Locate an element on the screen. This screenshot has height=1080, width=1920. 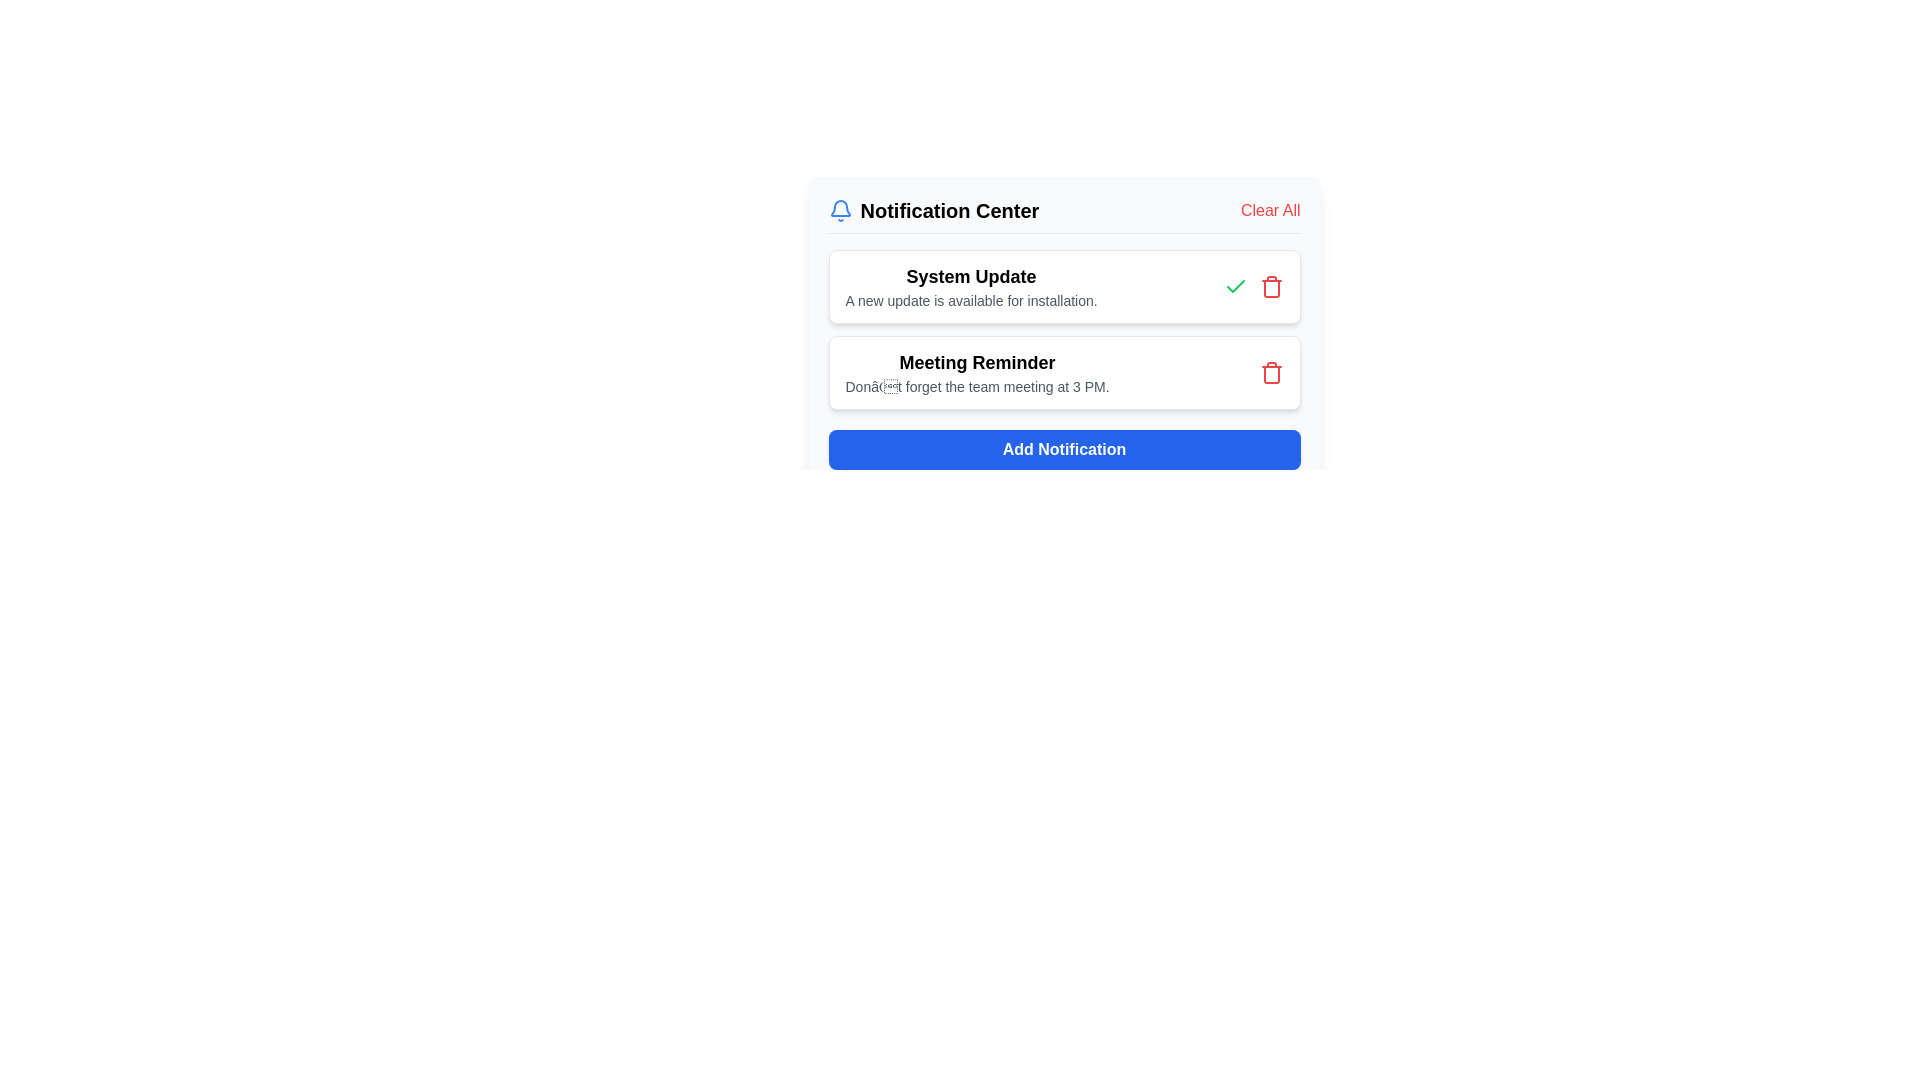
the bold text label 'Meeting Reminder' located above the descriptive text in the second notification card of the Notification Center is located at coordinates (977, 362).